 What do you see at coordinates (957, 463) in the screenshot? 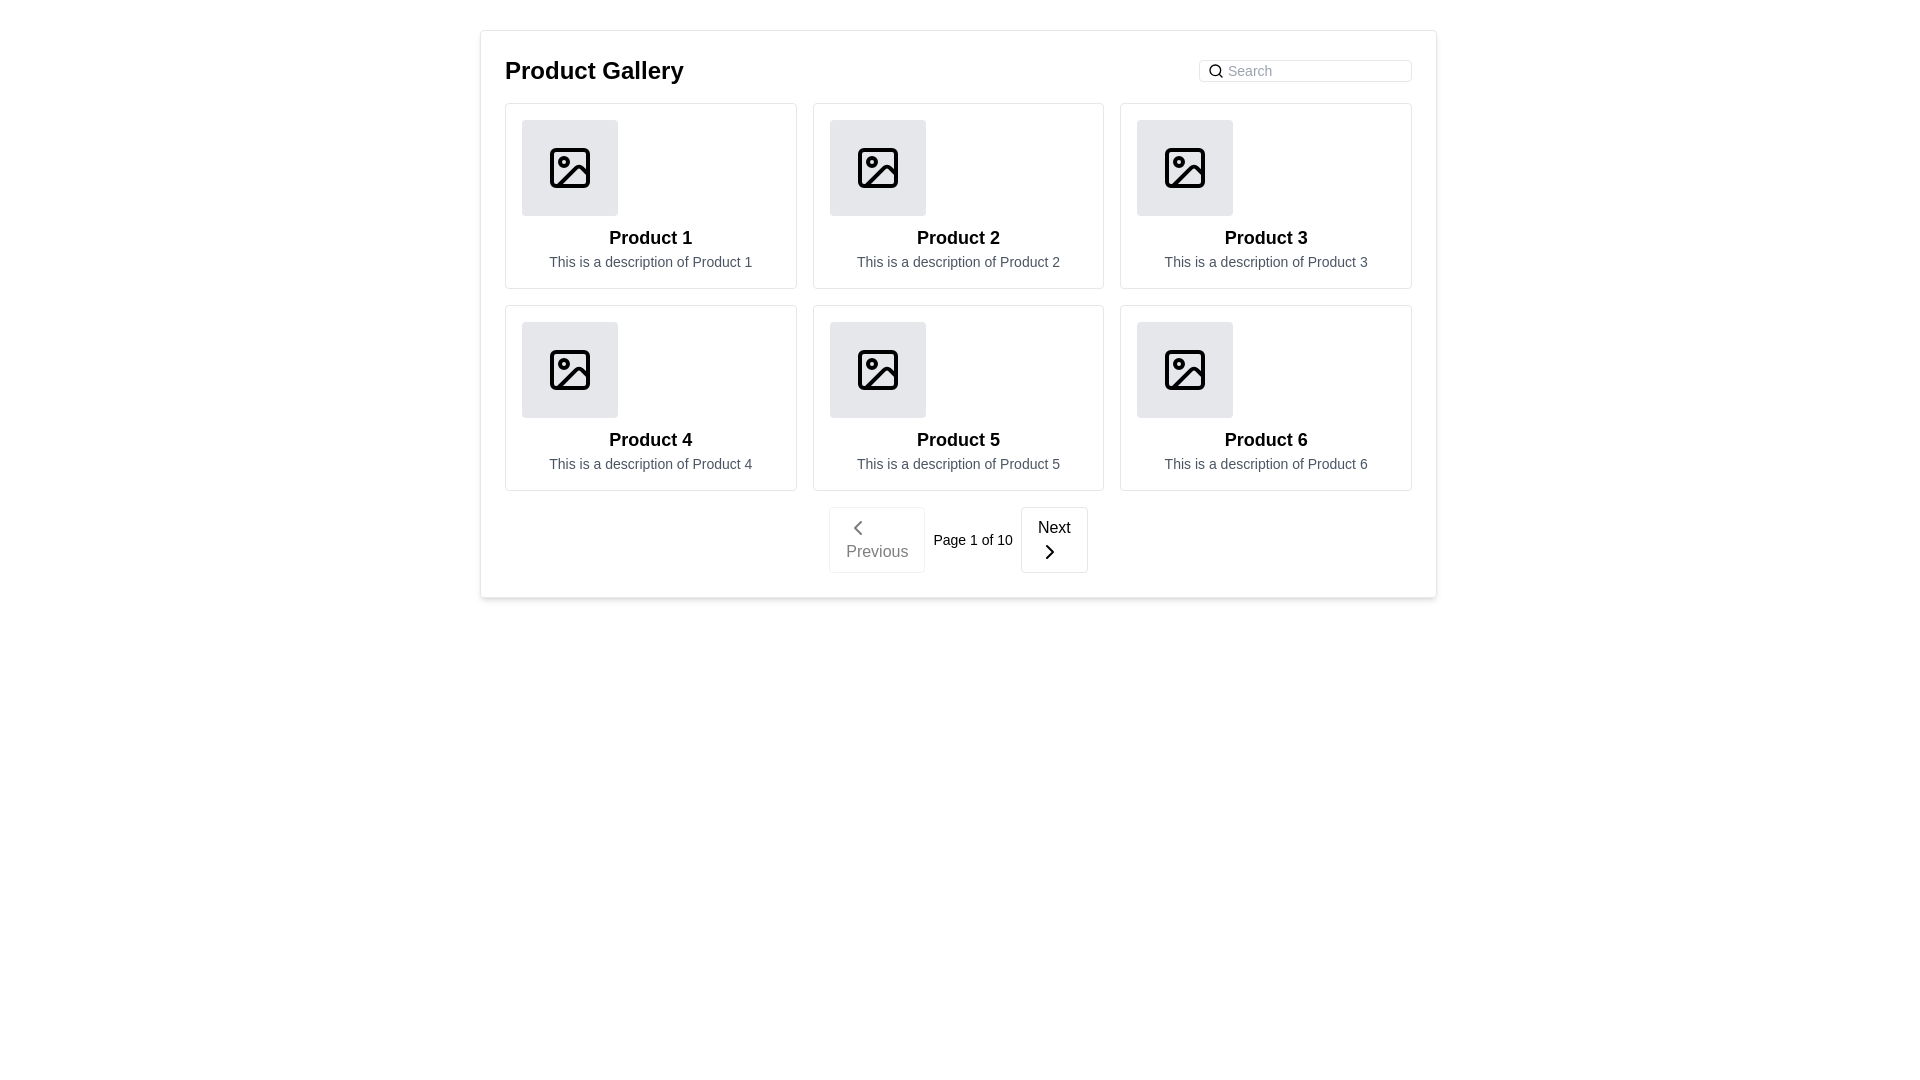
I see `the static text providing additional descriptive information about 'Product 5', located at the bottom of the fifth product card in the second row, second column of the product grid layout` at bounding box center [957, 463].